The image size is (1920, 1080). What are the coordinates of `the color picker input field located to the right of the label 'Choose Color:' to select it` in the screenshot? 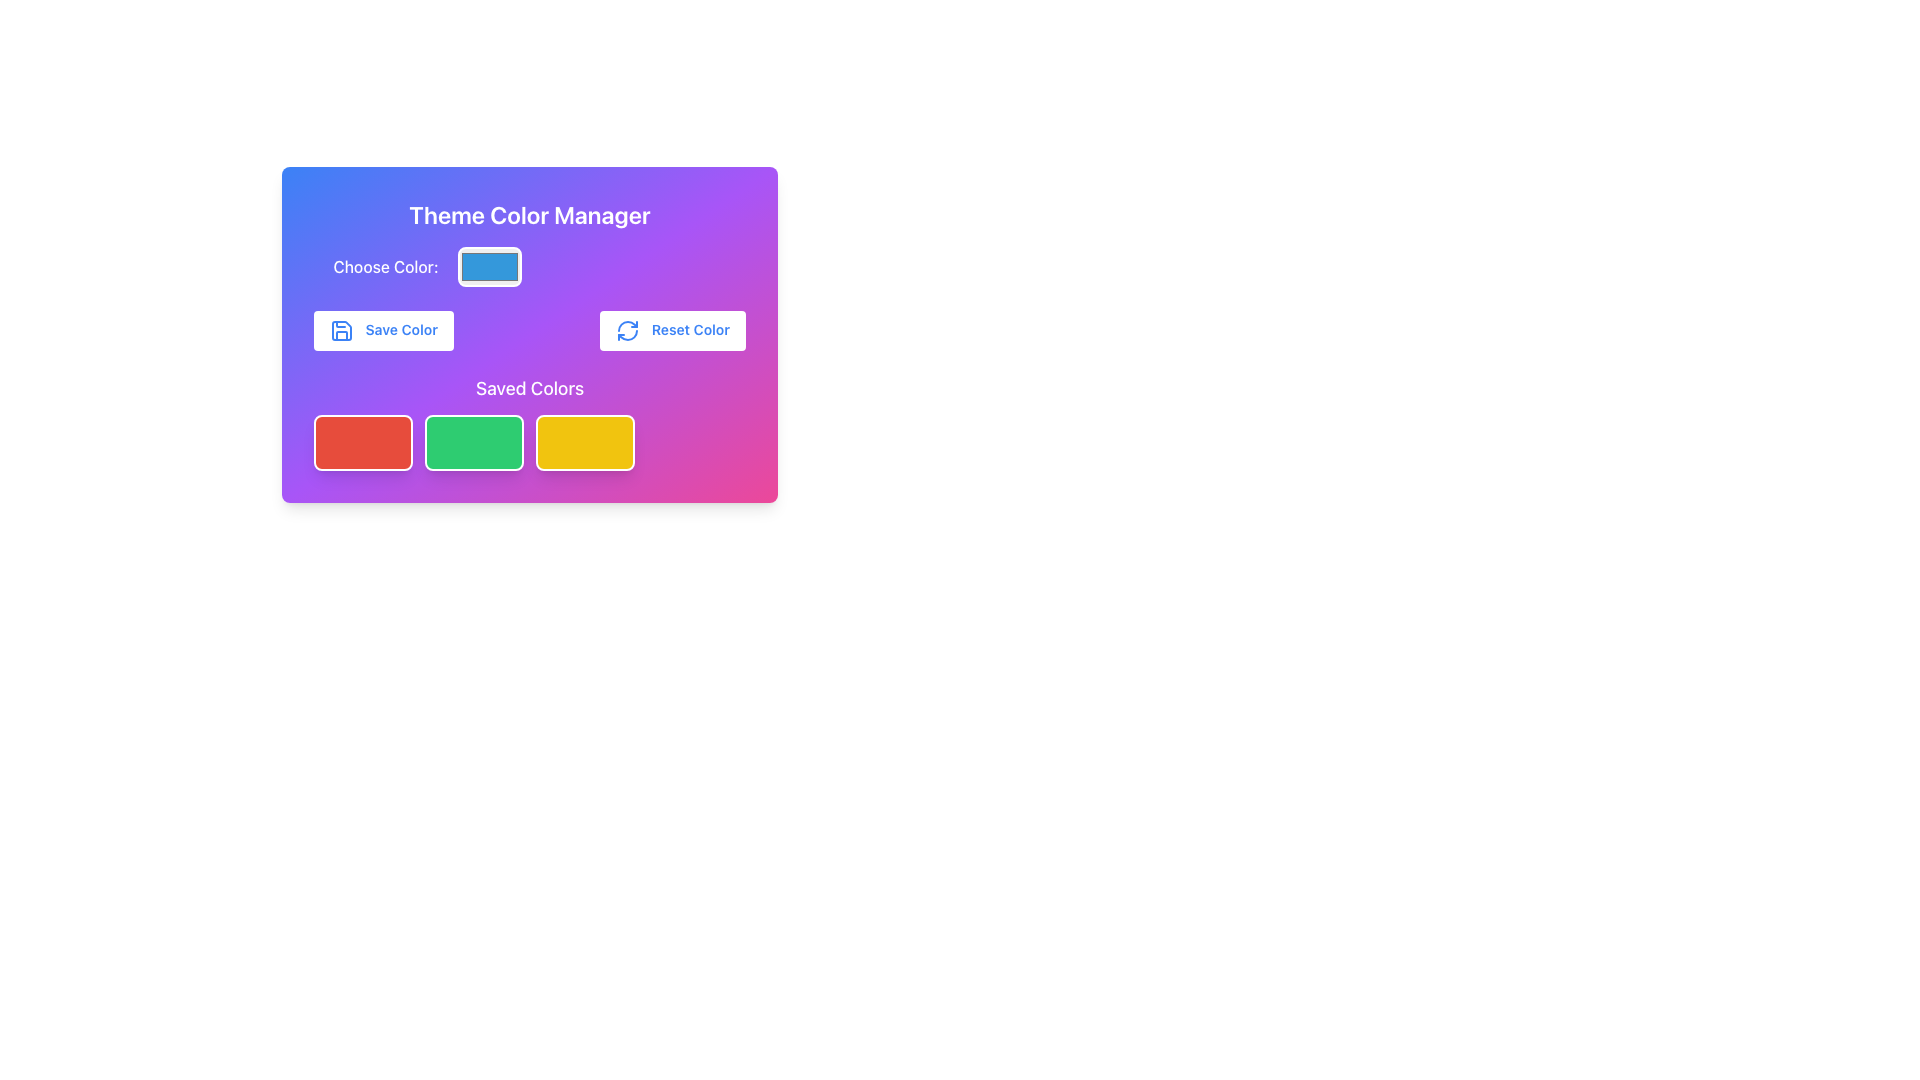 It's located at (489, 265).